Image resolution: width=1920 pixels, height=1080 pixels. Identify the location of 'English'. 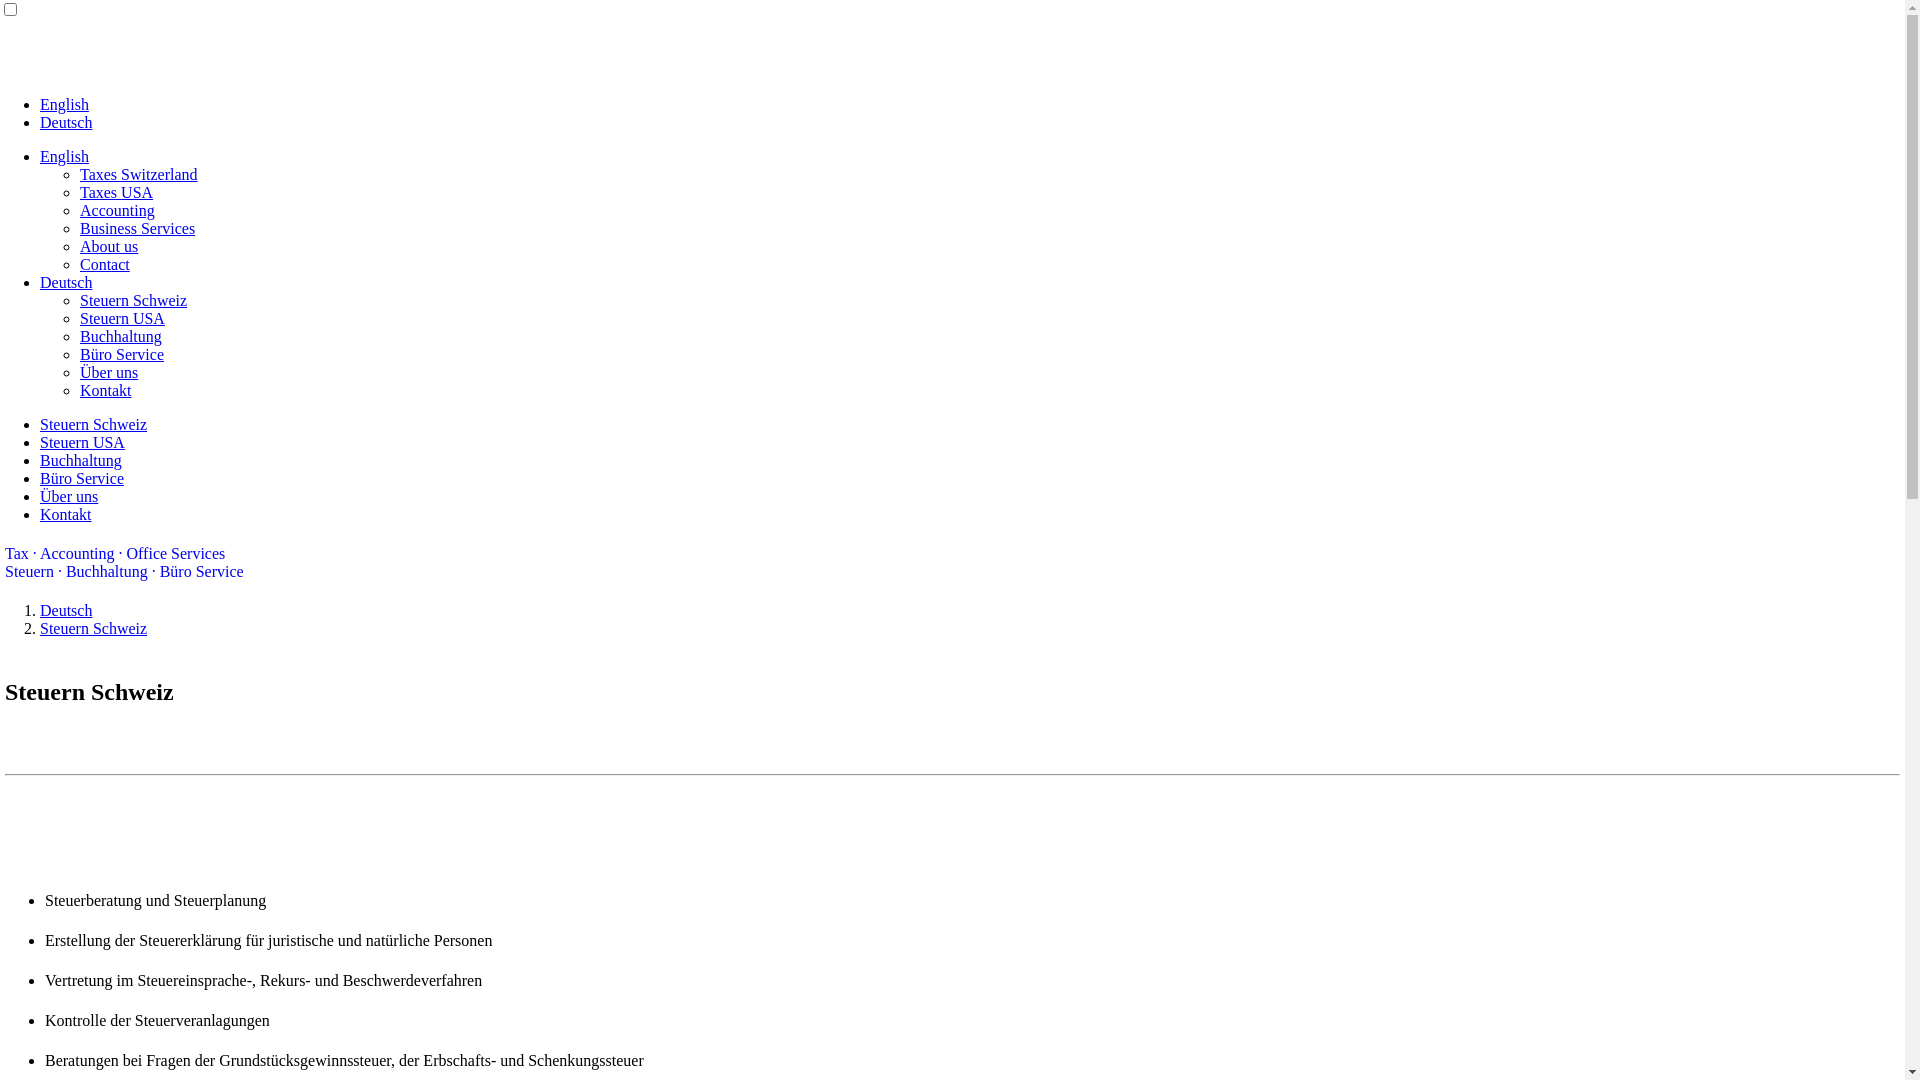
(64, 104).